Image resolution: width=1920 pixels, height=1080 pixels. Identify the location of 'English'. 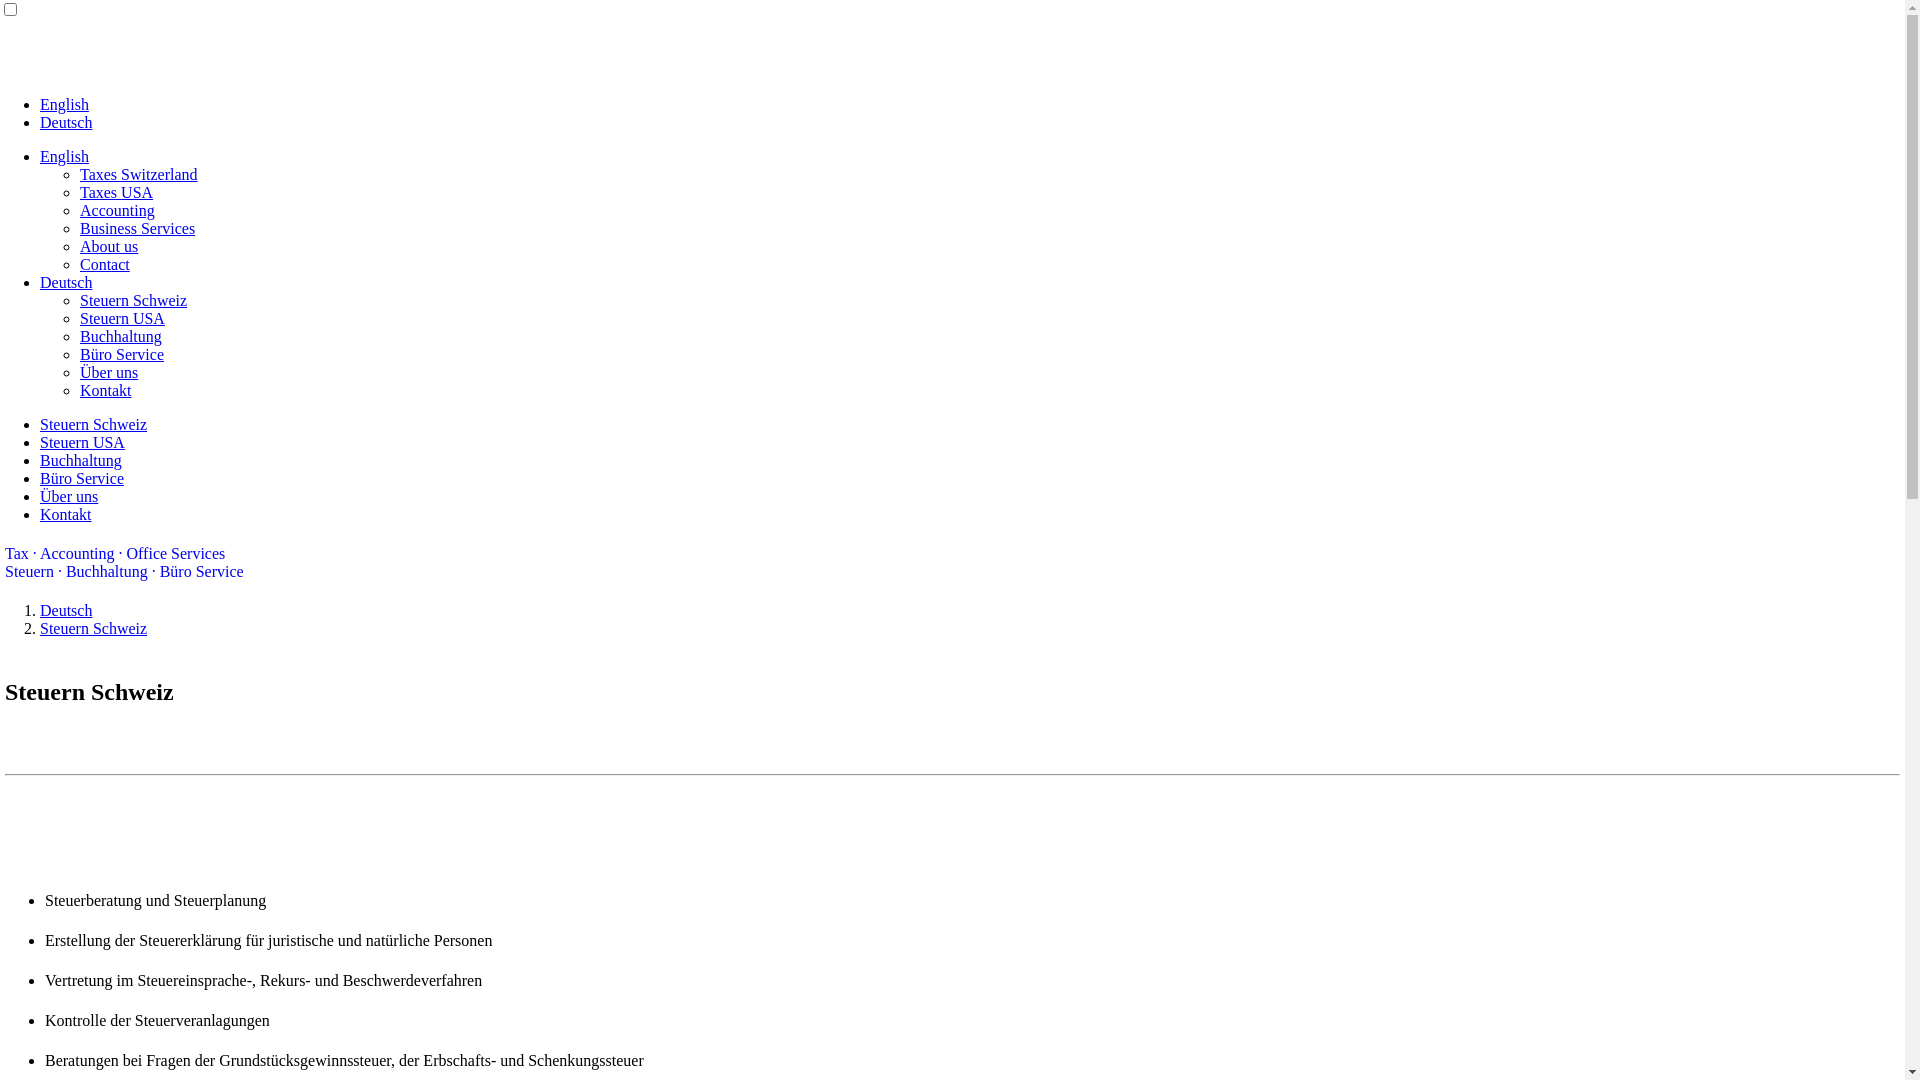
(64, 104).